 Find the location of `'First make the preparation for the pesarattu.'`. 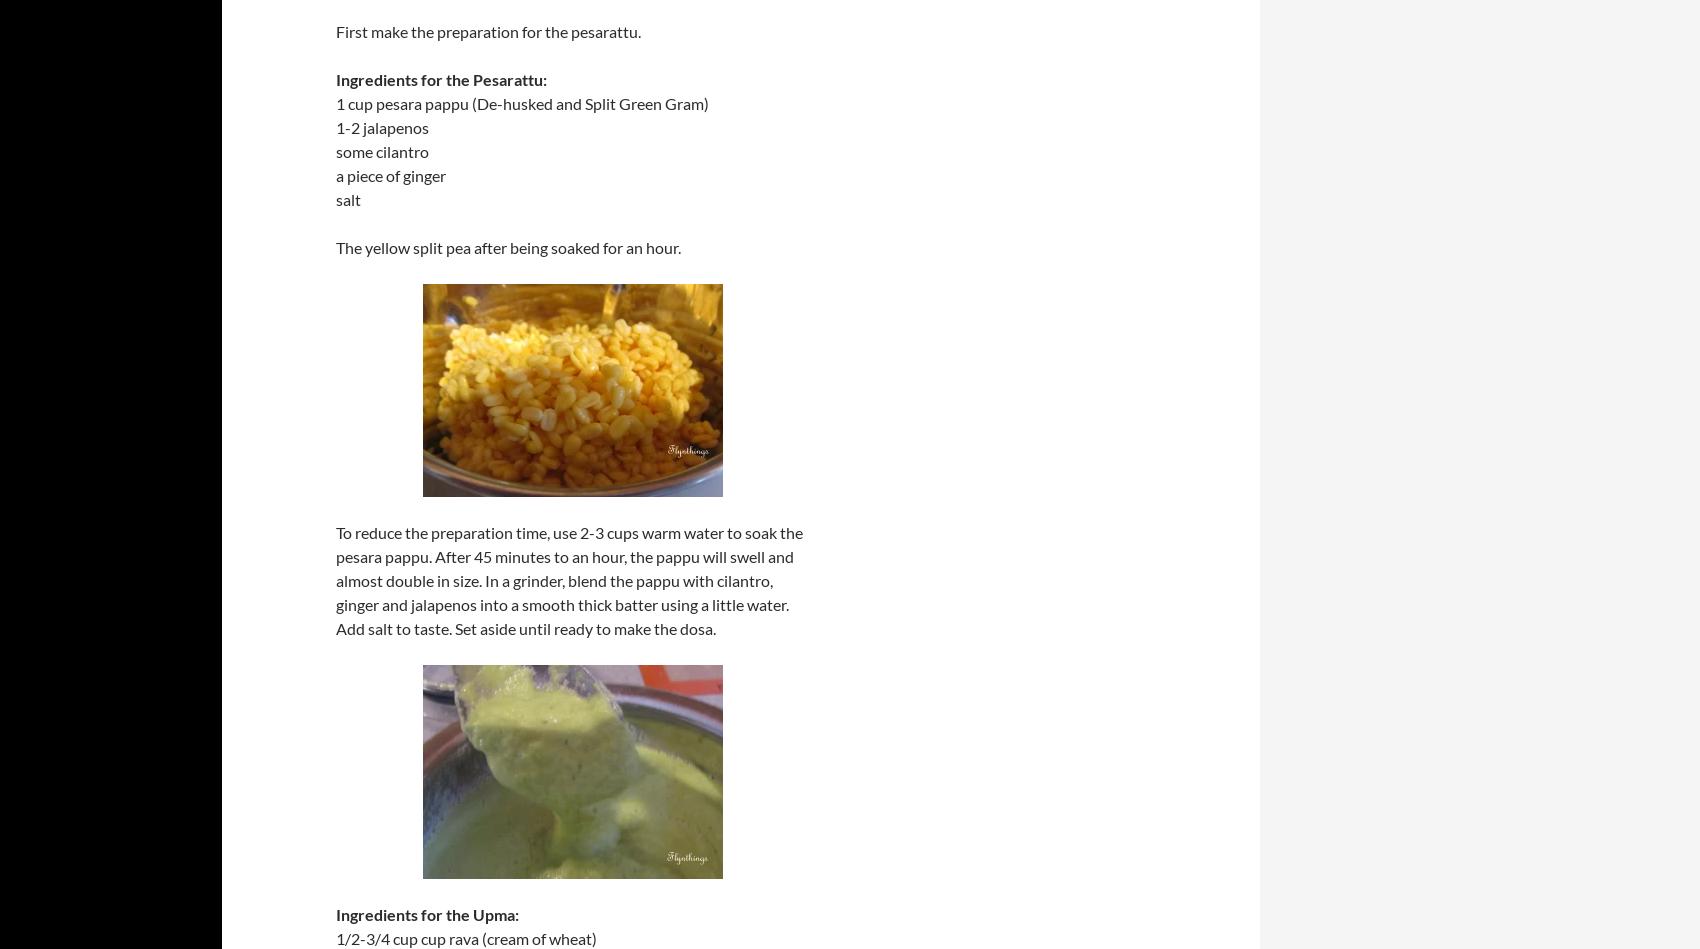

'First make the preparation for the pesarattu.' is located at coordinates (488, 31).